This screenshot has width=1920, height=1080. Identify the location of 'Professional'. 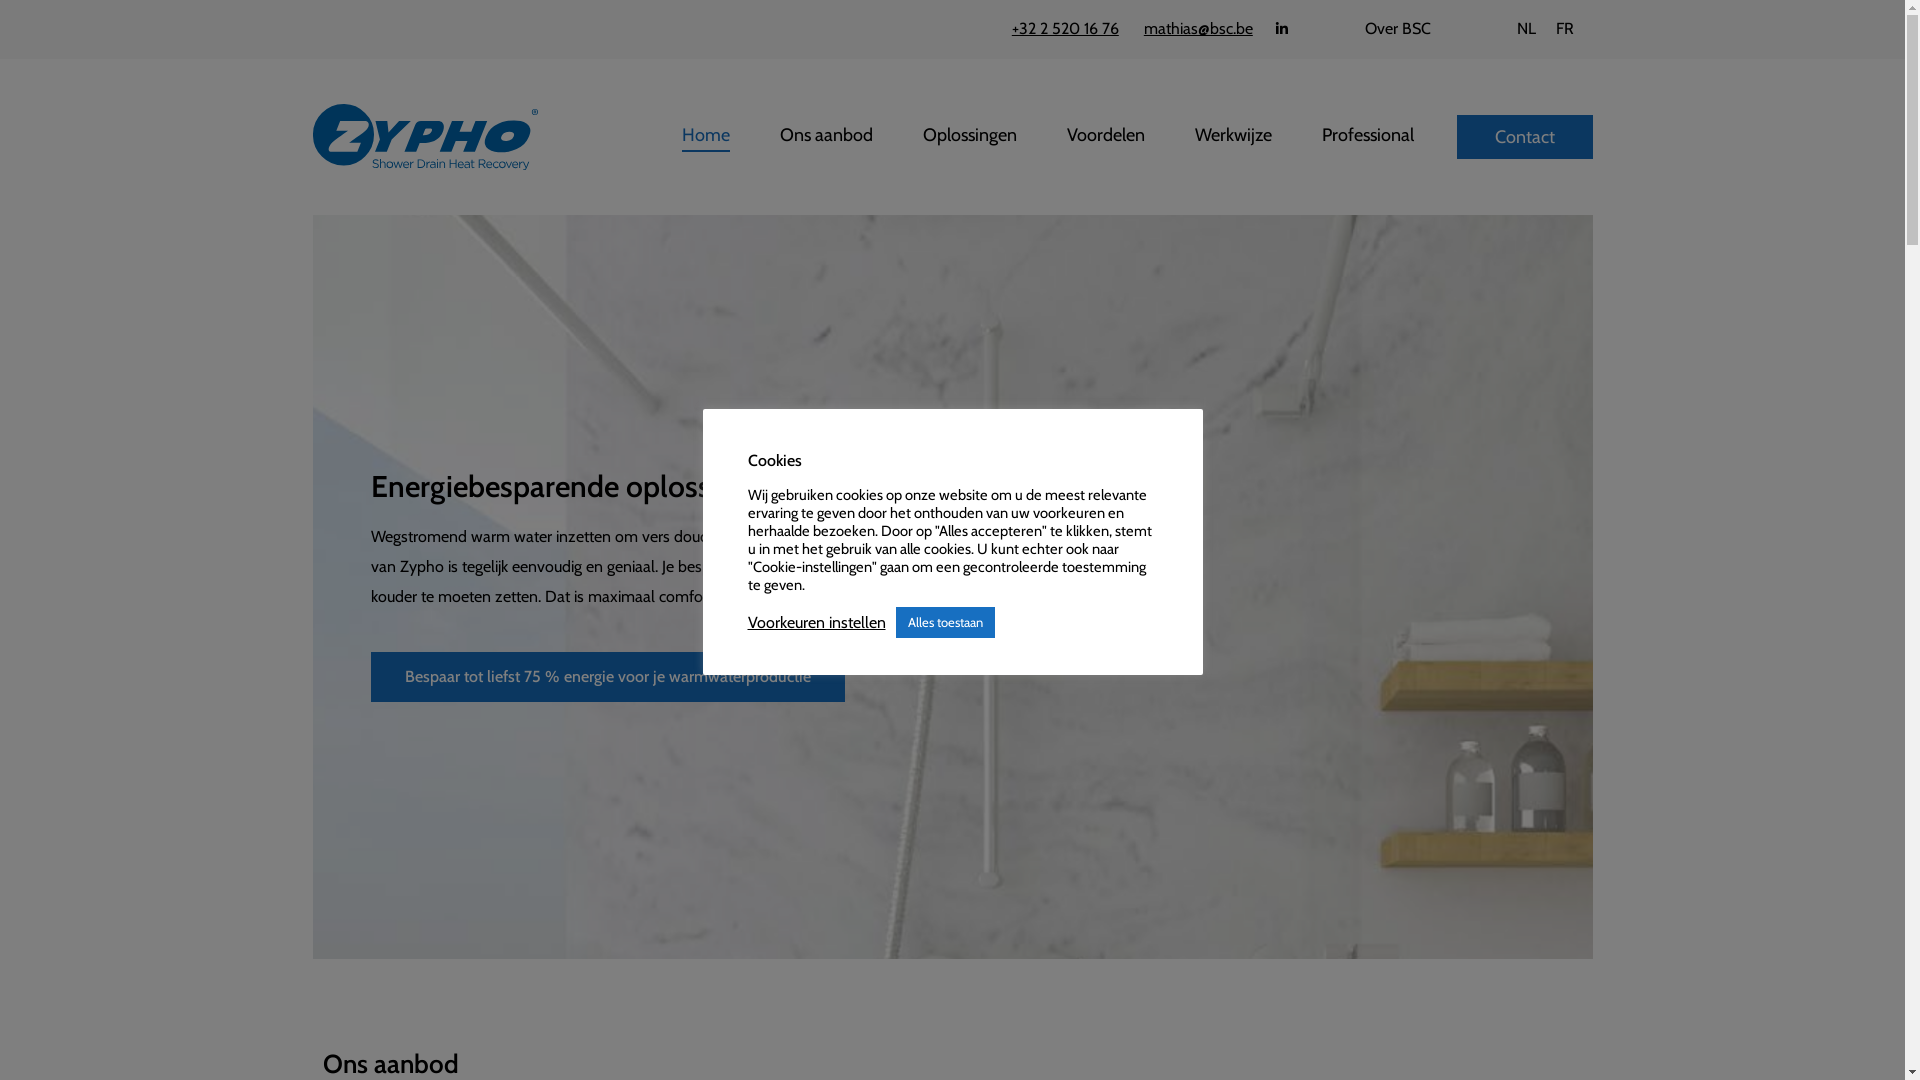
(1296, 135).